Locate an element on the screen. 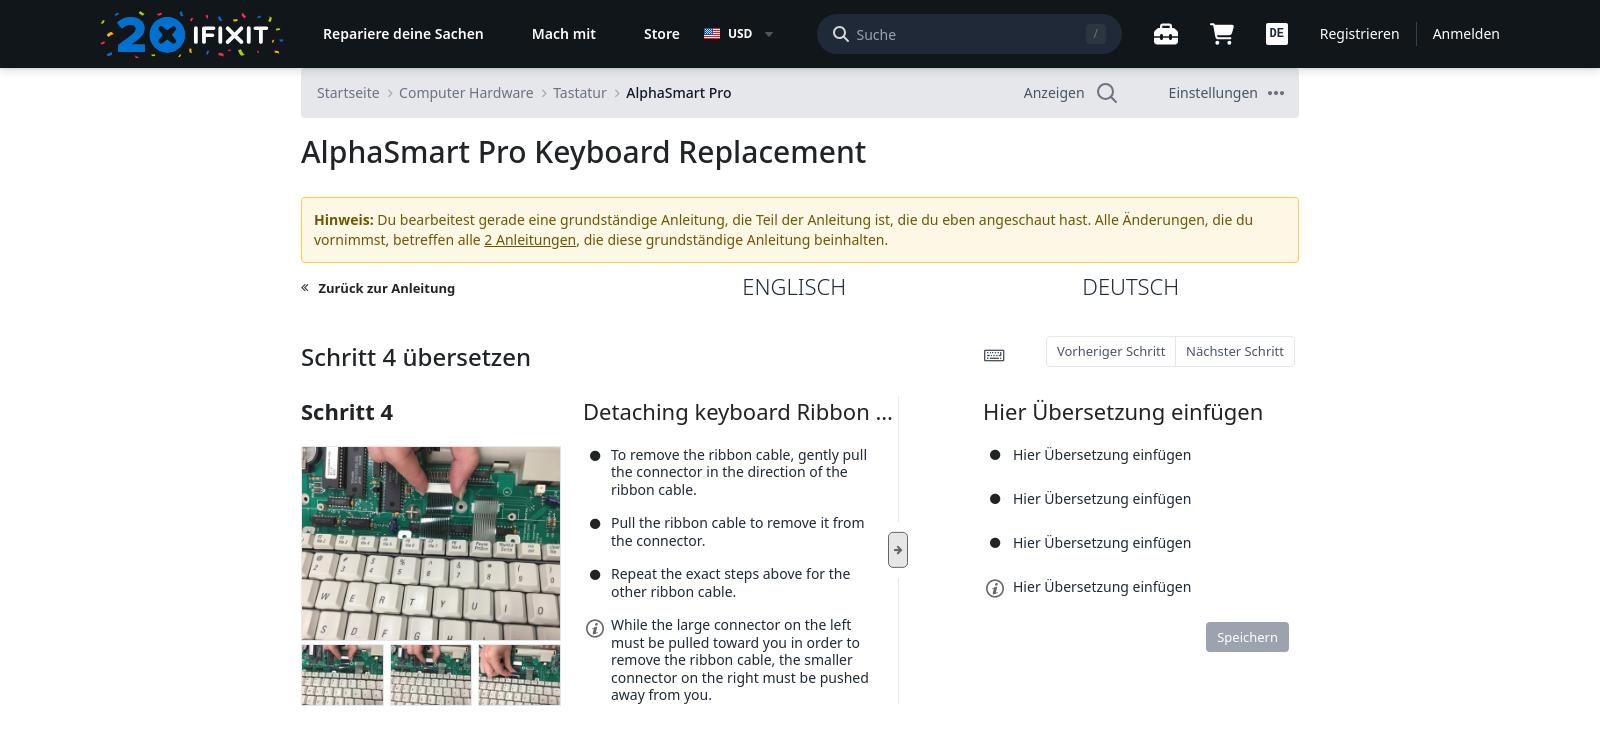 Image resolution: width=1600 pixels, height=730 pixels. 'Detaching keyboard Ribbon Cables' is located at coordinates (581, 408).